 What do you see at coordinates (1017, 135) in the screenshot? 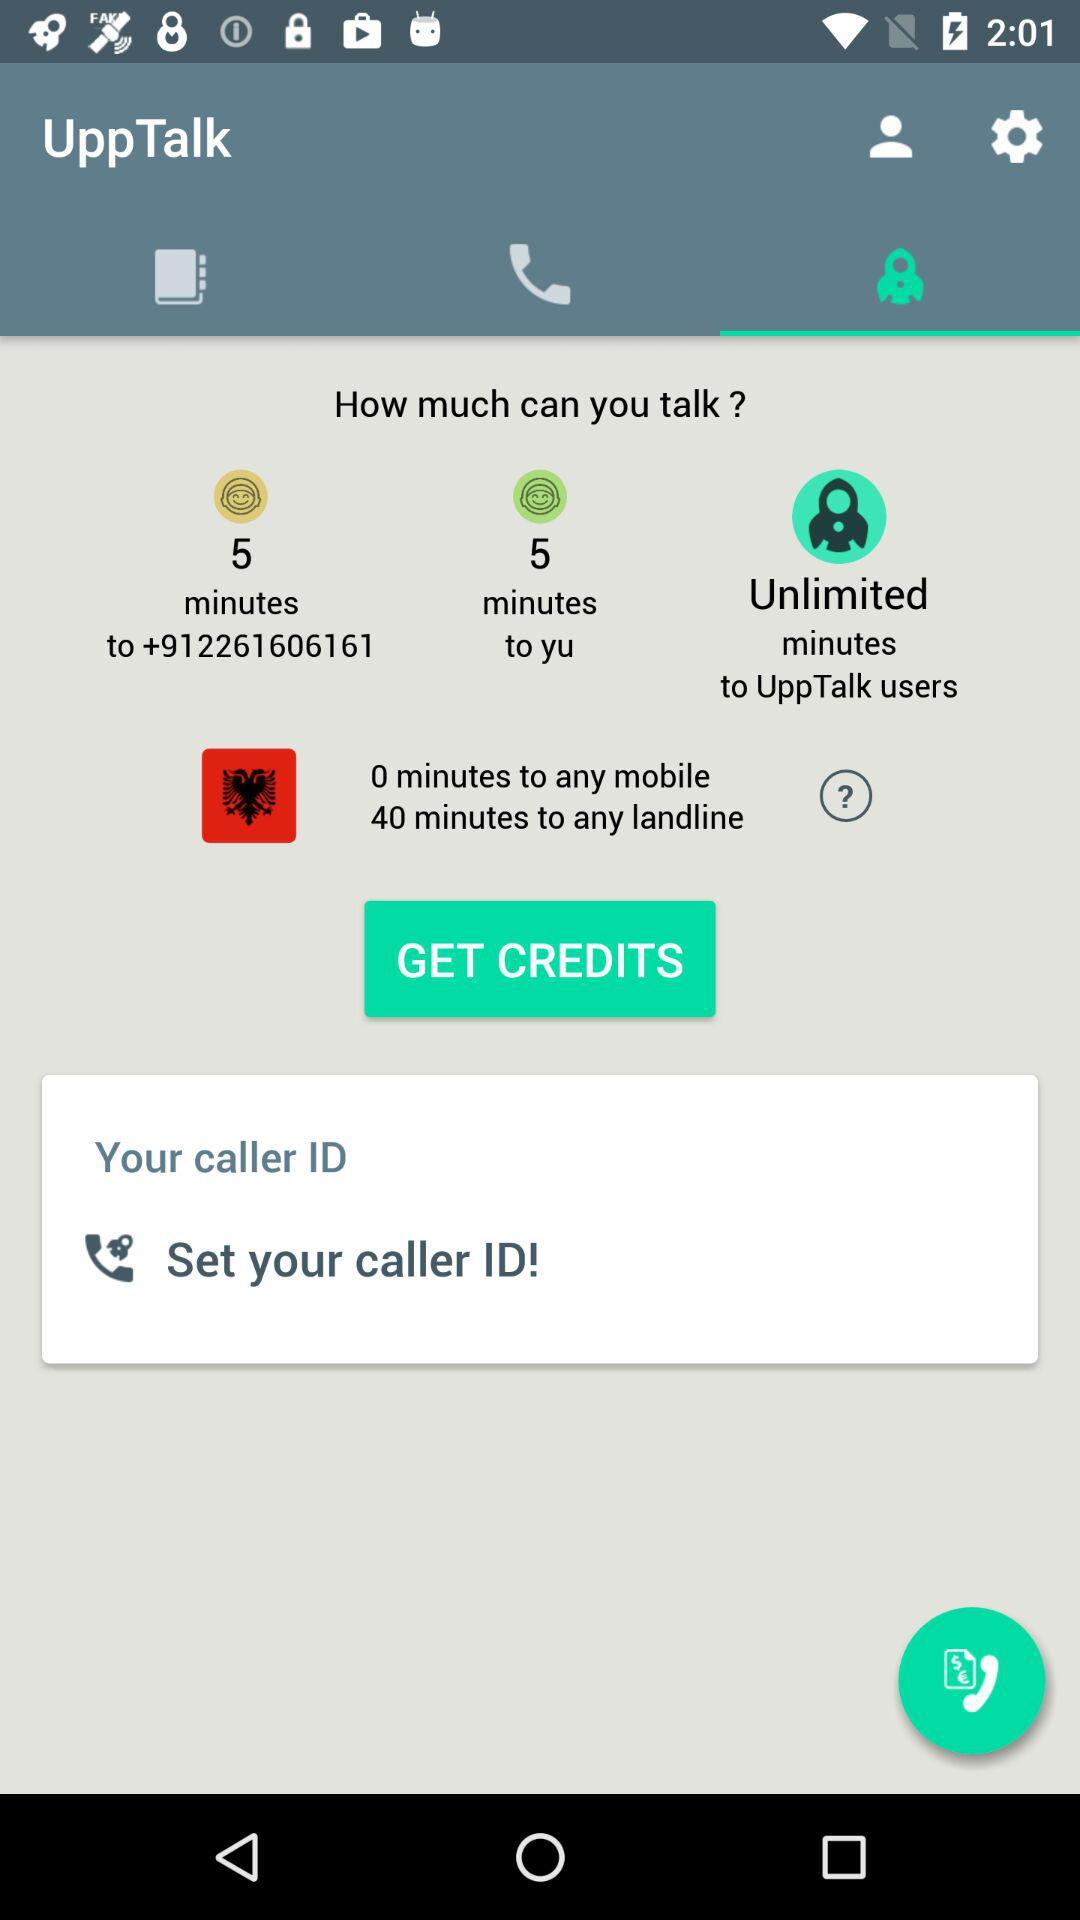
I see `icon above the to upptalk users icon` at bounding box center [1017, 135].